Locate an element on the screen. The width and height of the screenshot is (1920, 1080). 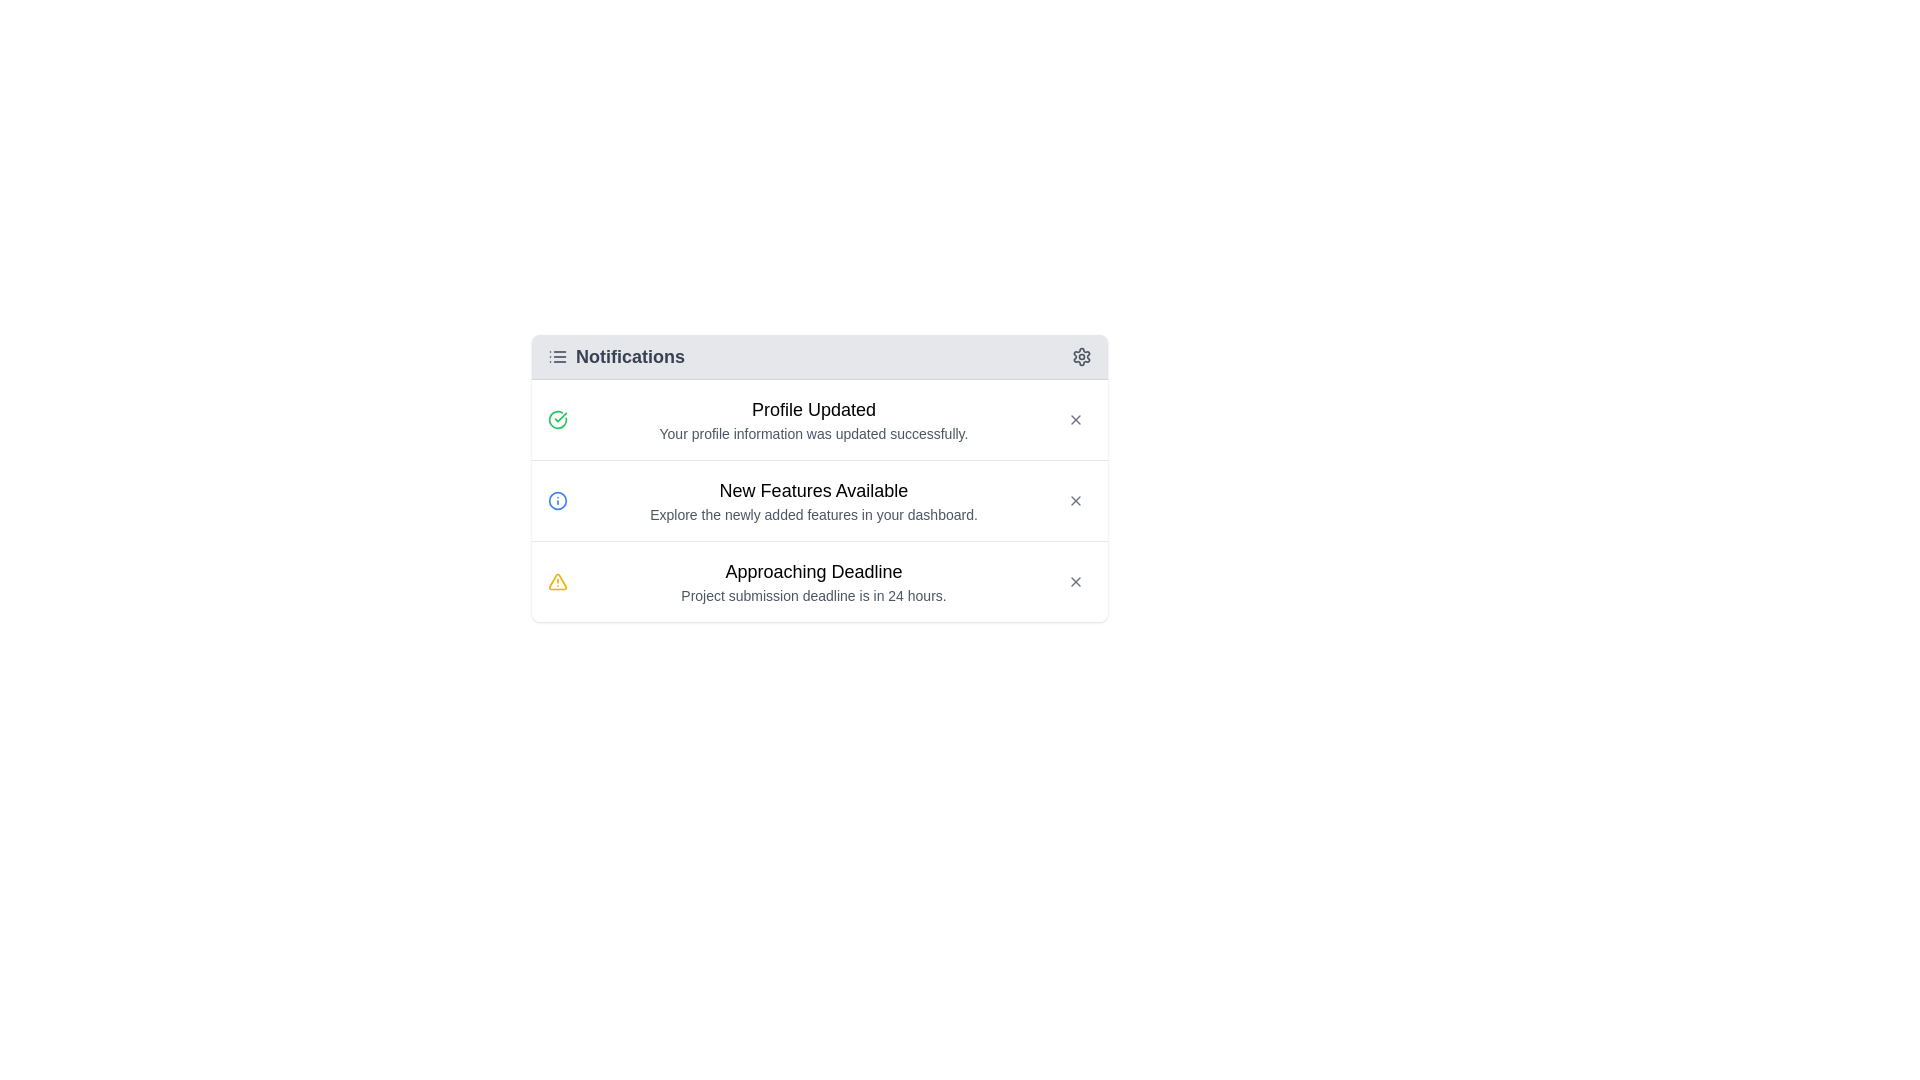
the label indicating successful profile update, which is positioned at the top of the notification card in the notification list is located at coordinates (814, 408).